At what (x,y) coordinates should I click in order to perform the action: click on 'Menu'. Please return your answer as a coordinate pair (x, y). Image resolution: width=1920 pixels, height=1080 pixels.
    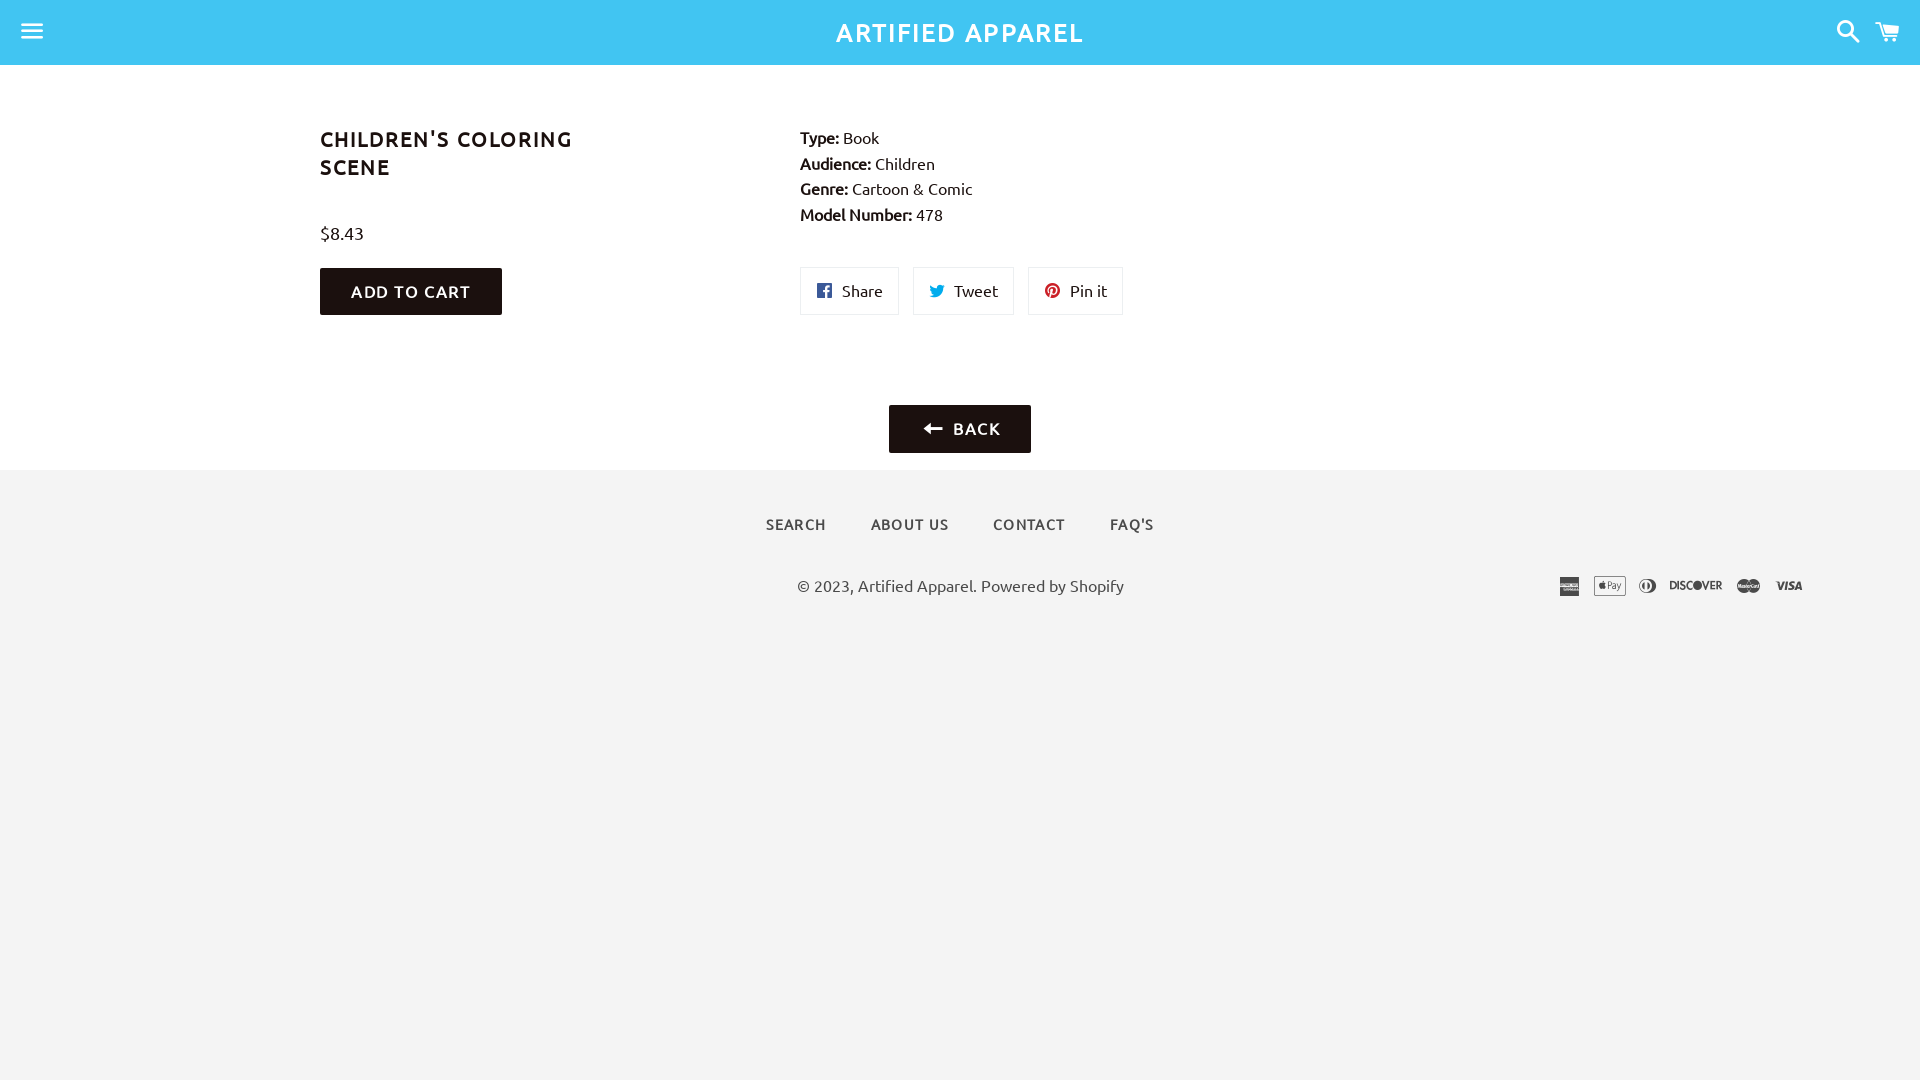
    Looking at the image, I should click on (32, 33).